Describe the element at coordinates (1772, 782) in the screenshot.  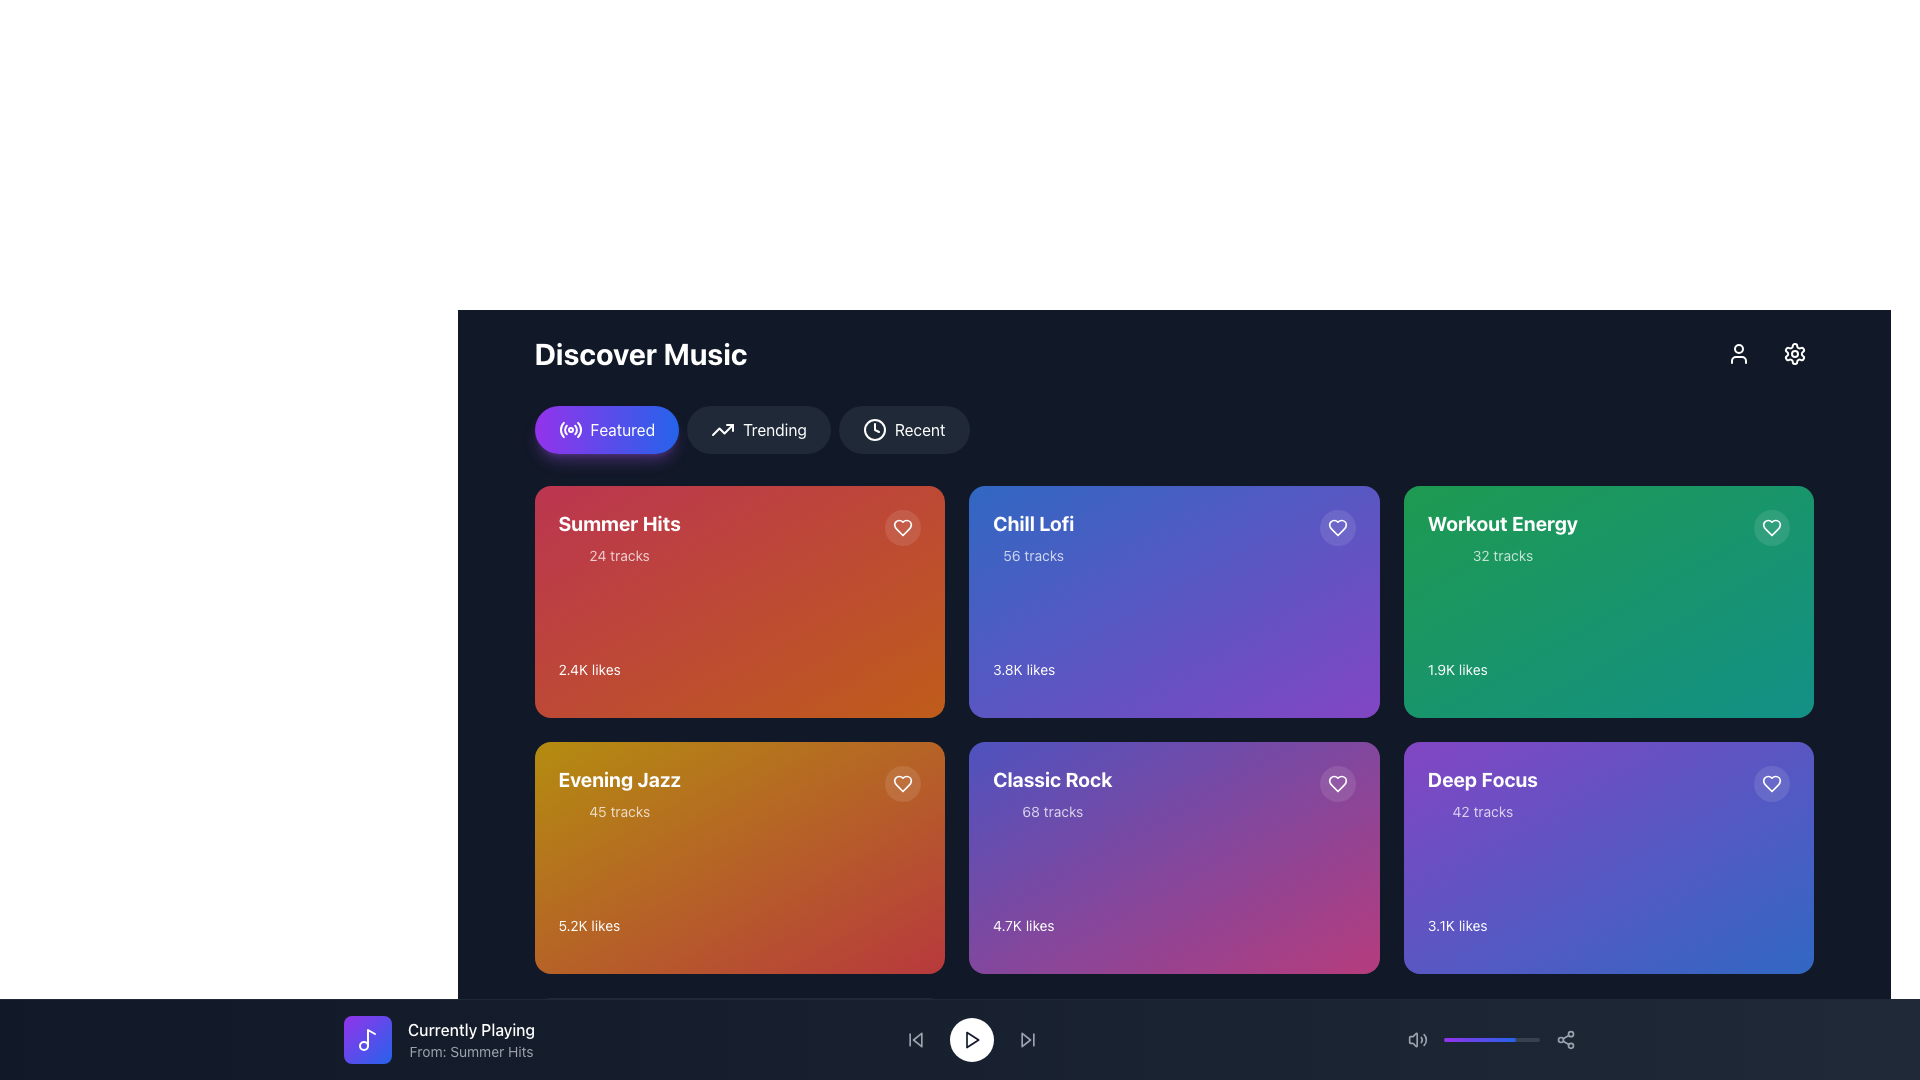
I see `the circular heart-shaped button in the top-right corner of the 'Deep Focus' card` at that location.